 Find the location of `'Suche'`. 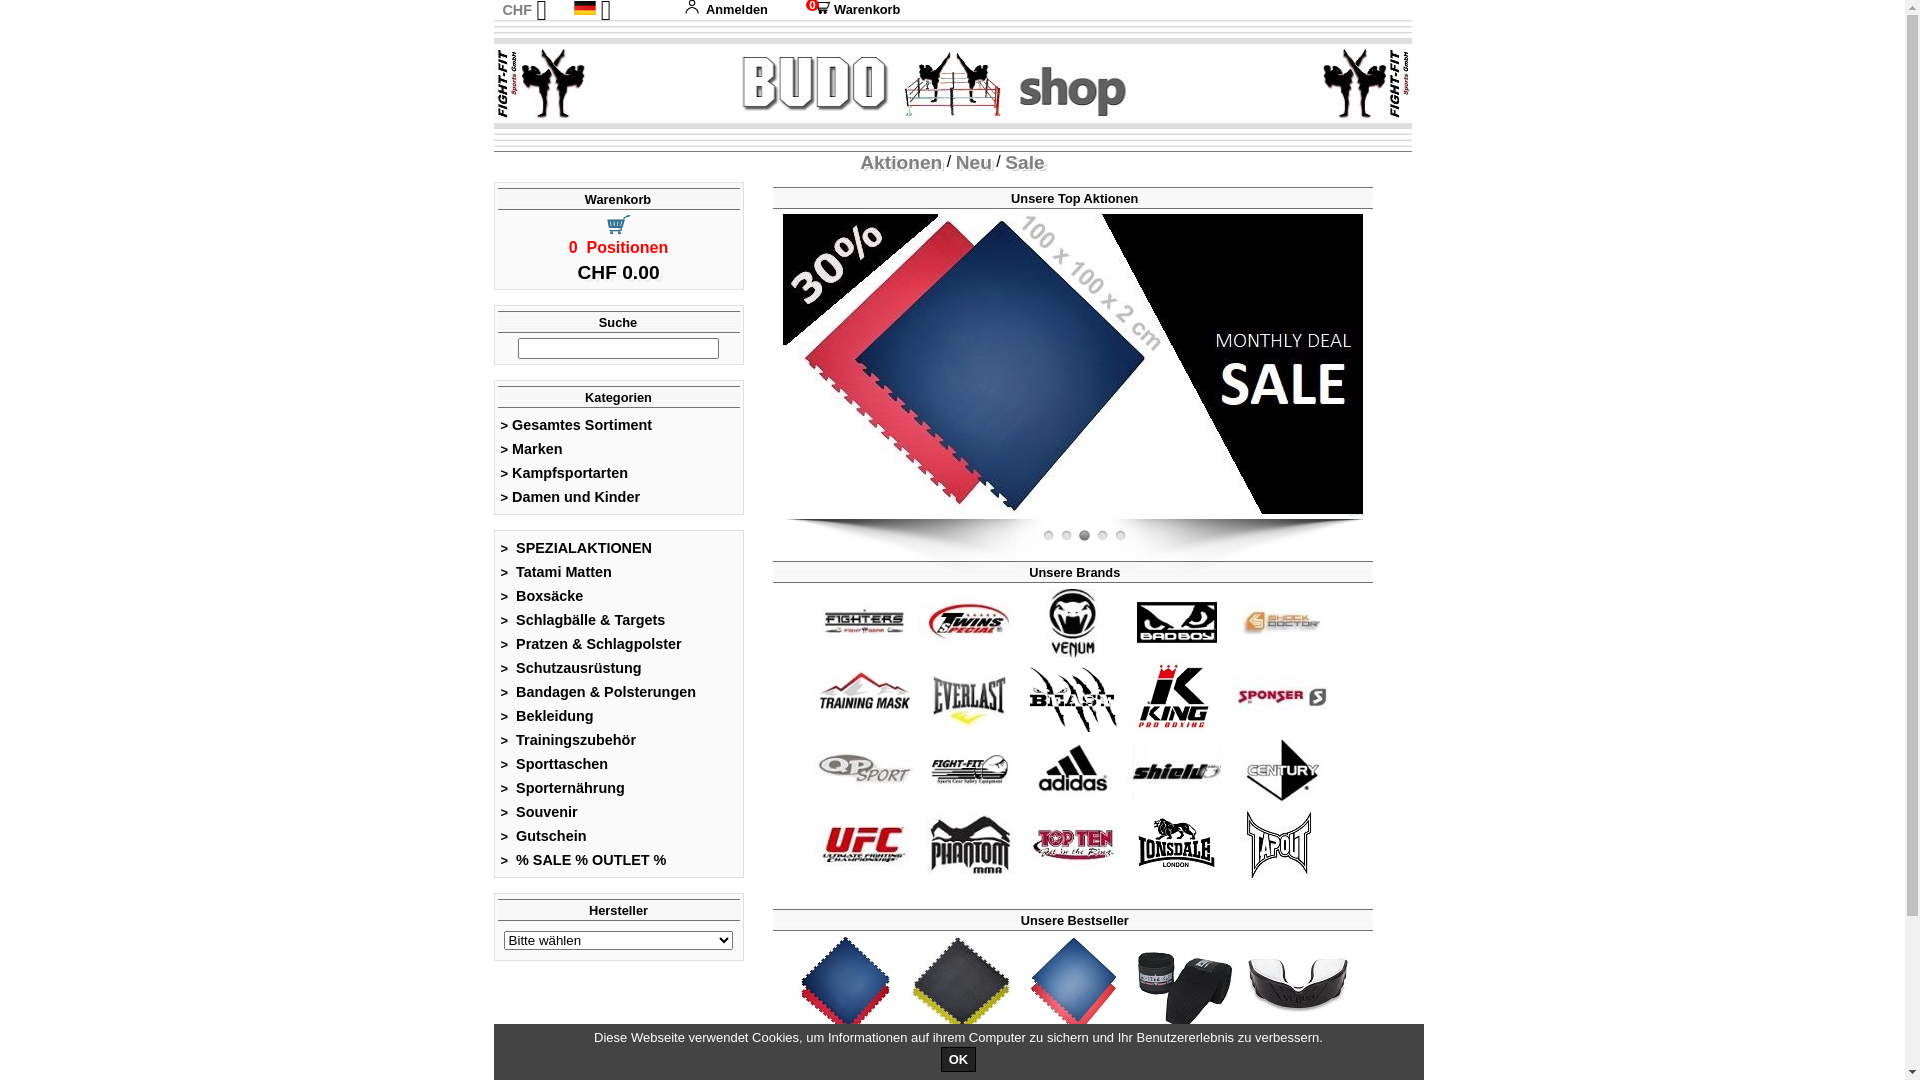

'Suche' is located at coordinates (597, 321).